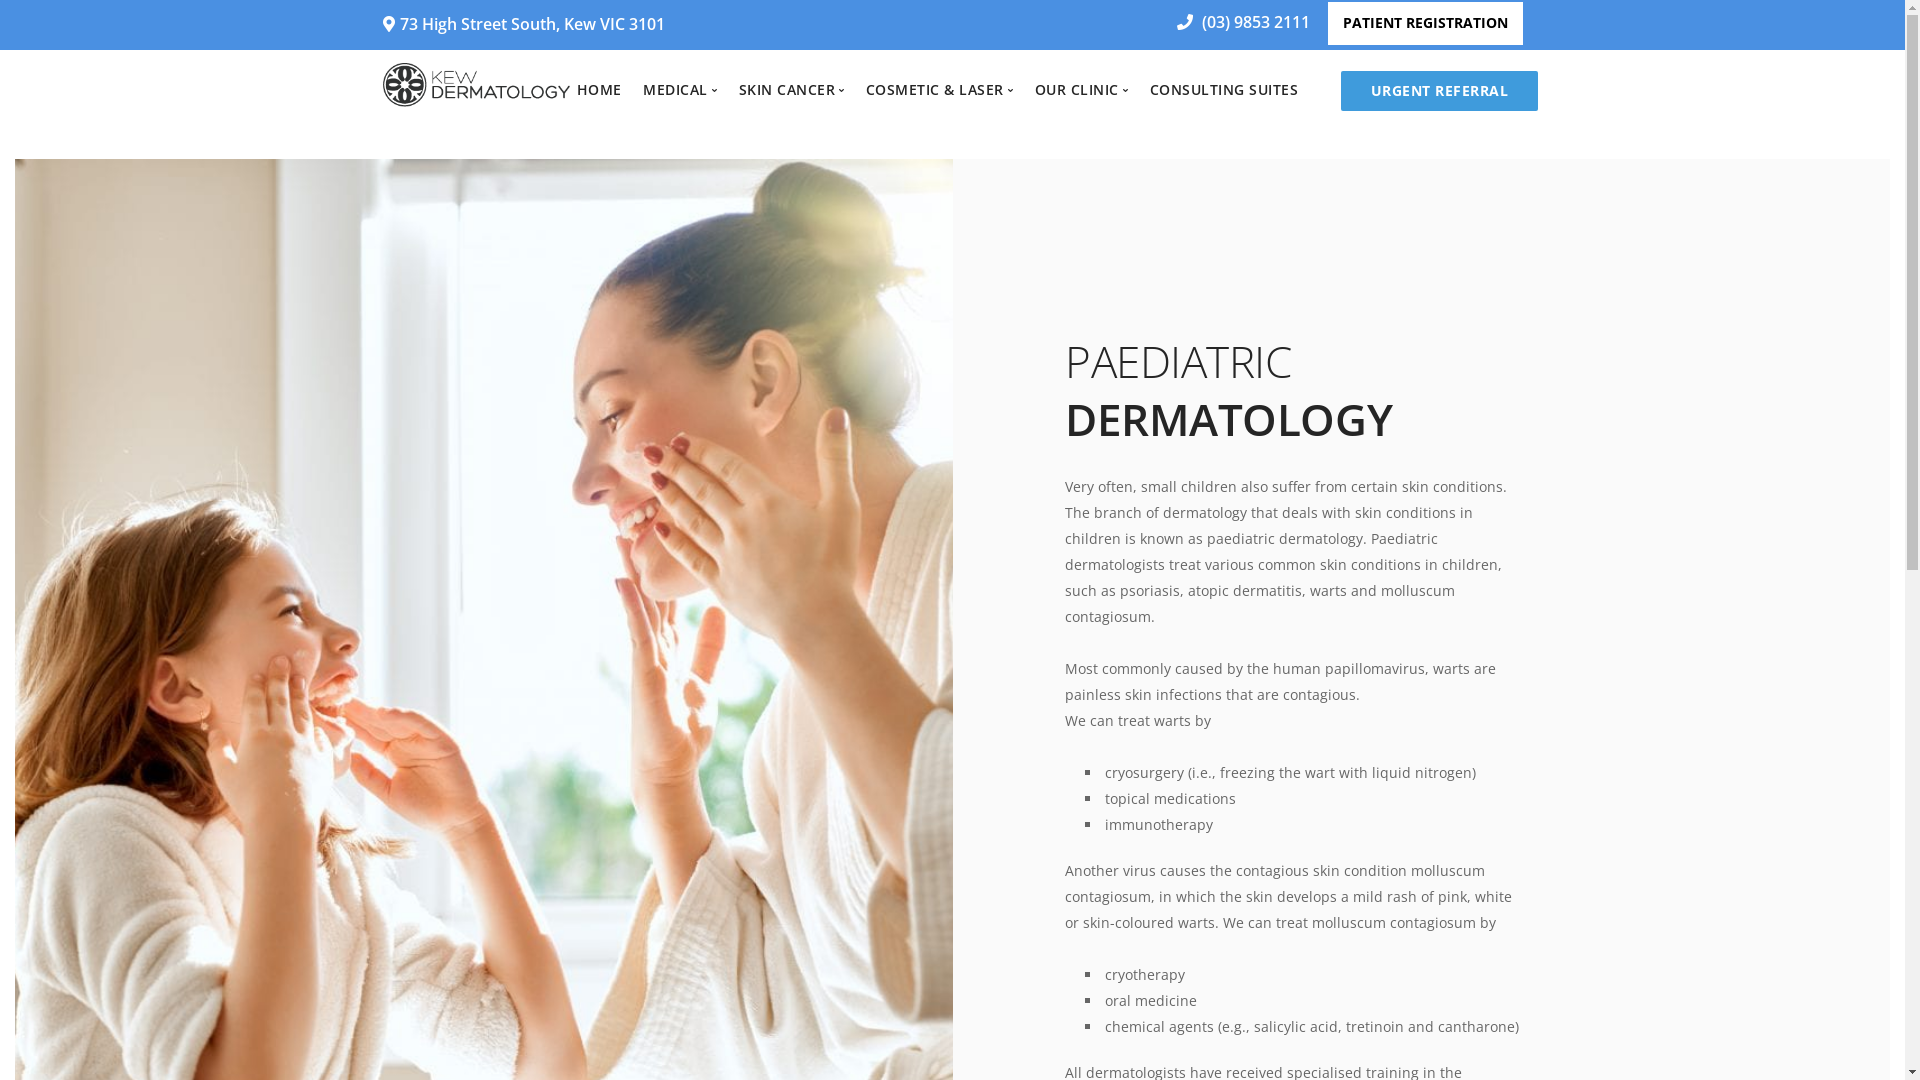 Image resolution: width=1920 pixels, height=1080 pixels. I want to click on 'URGENT REFERRAL', so click(1340, 91).